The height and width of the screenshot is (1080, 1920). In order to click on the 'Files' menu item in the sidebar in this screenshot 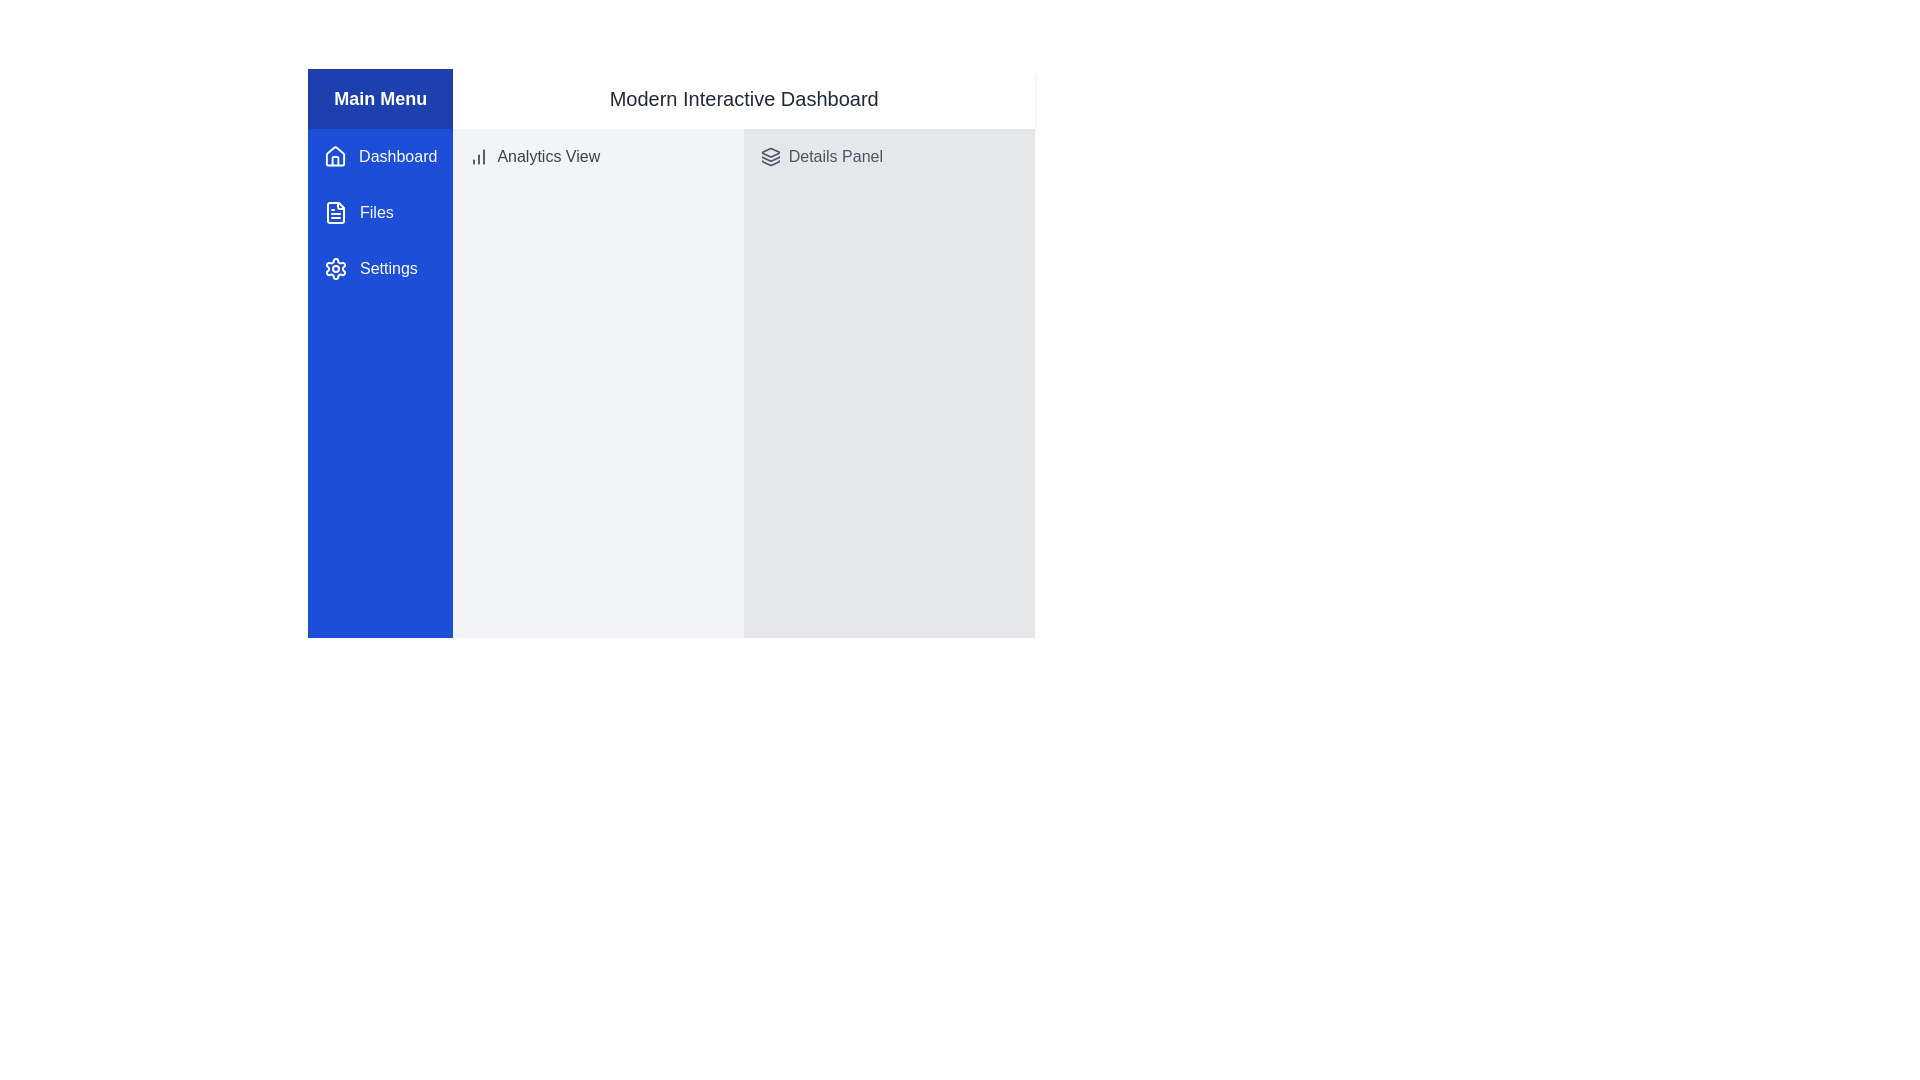, I will do `click(380, 212)`.